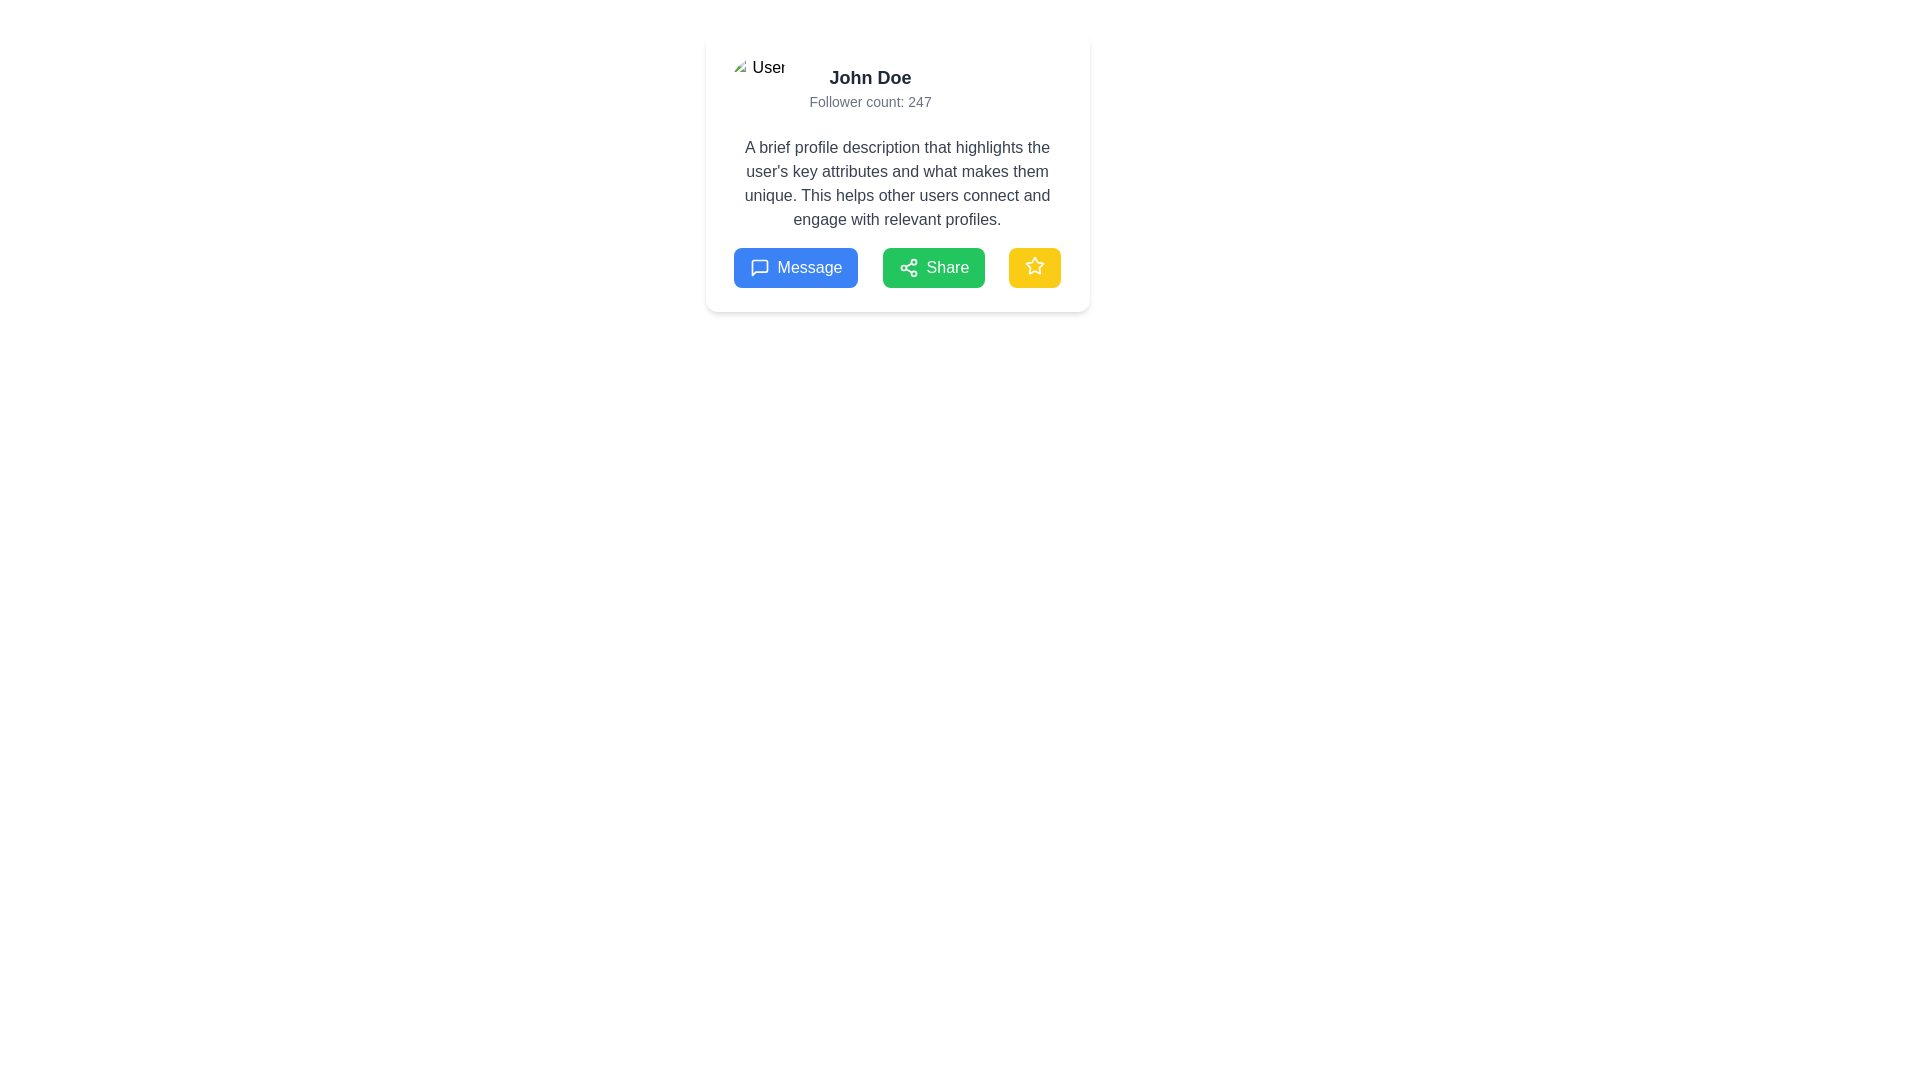 The image size is (1920, 1080). Describe the element at coordinates (795, 266) in the screenshot. I see `the message sending button located at the leftmost position in the row of interactive elements, just below the user's profile information` at that location.